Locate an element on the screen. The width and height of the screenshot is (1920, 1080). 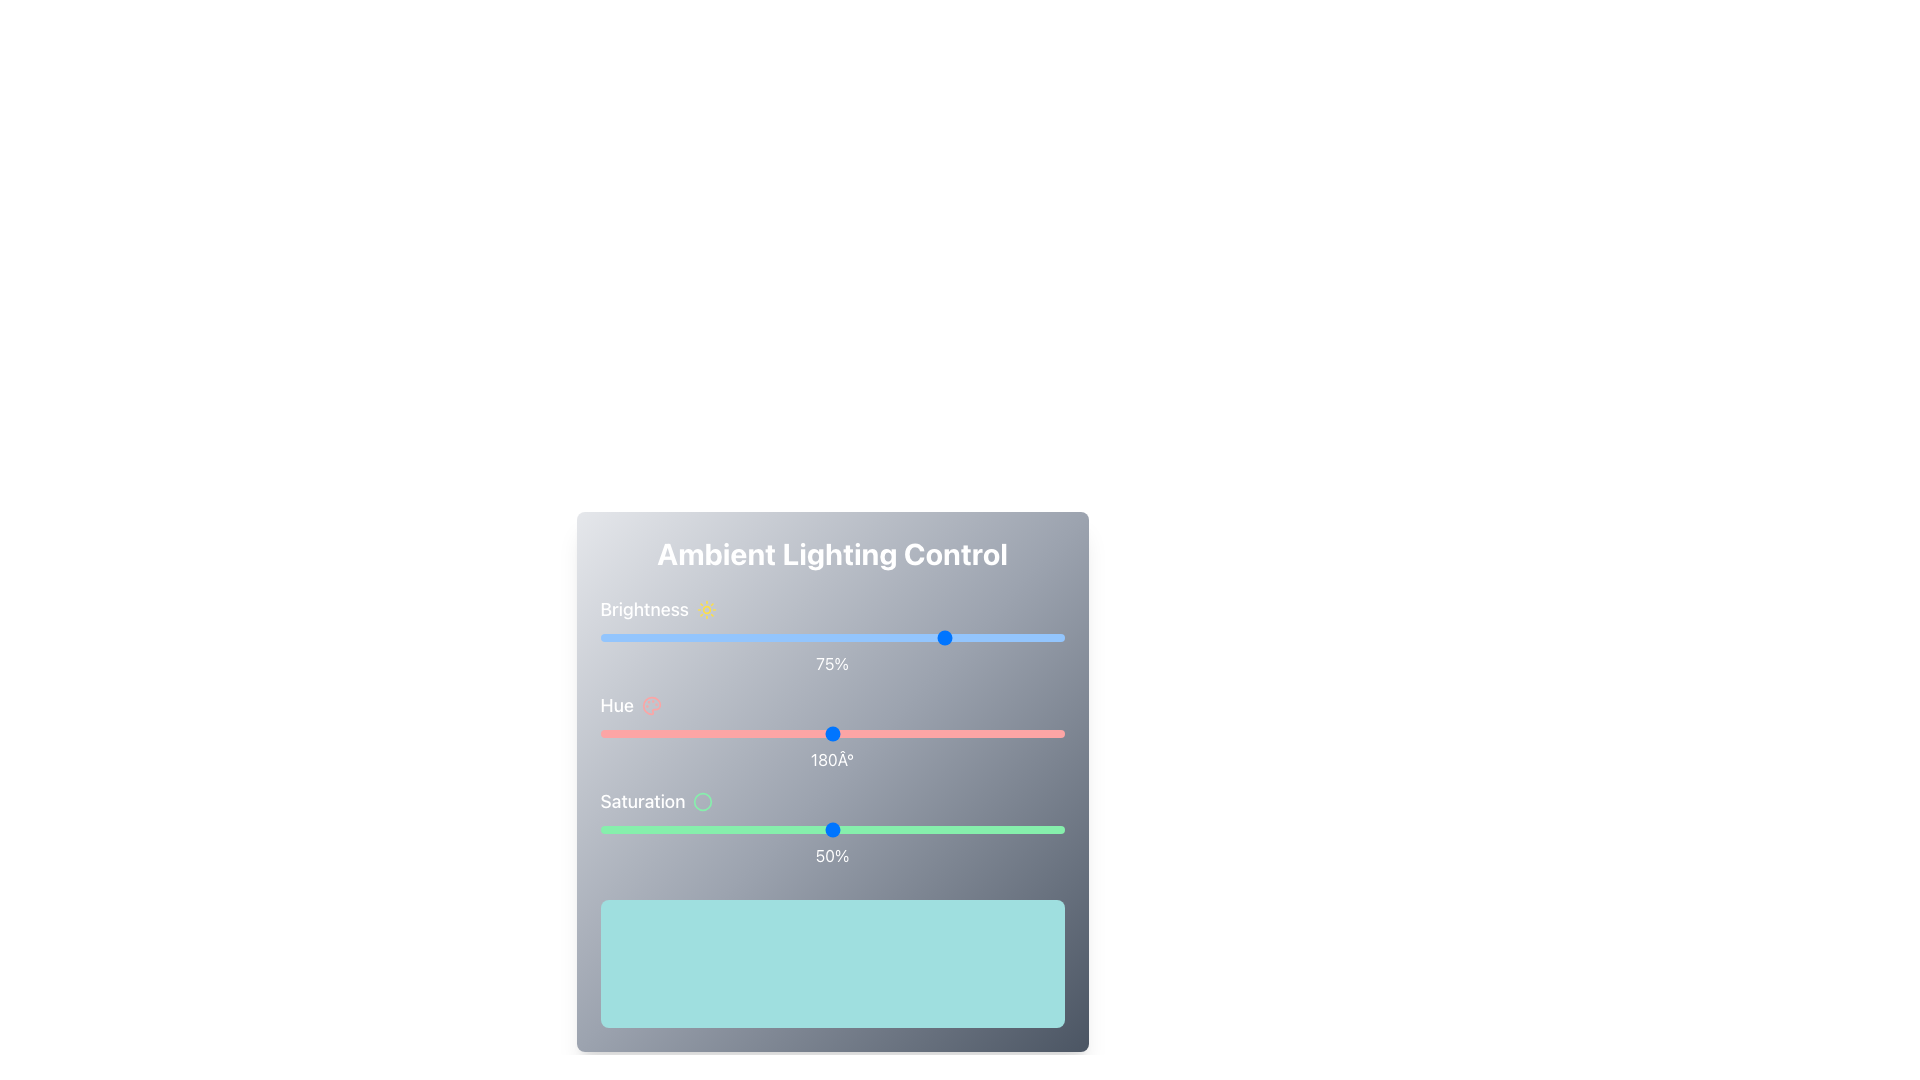
brightness is located at coordinates (757, 637).